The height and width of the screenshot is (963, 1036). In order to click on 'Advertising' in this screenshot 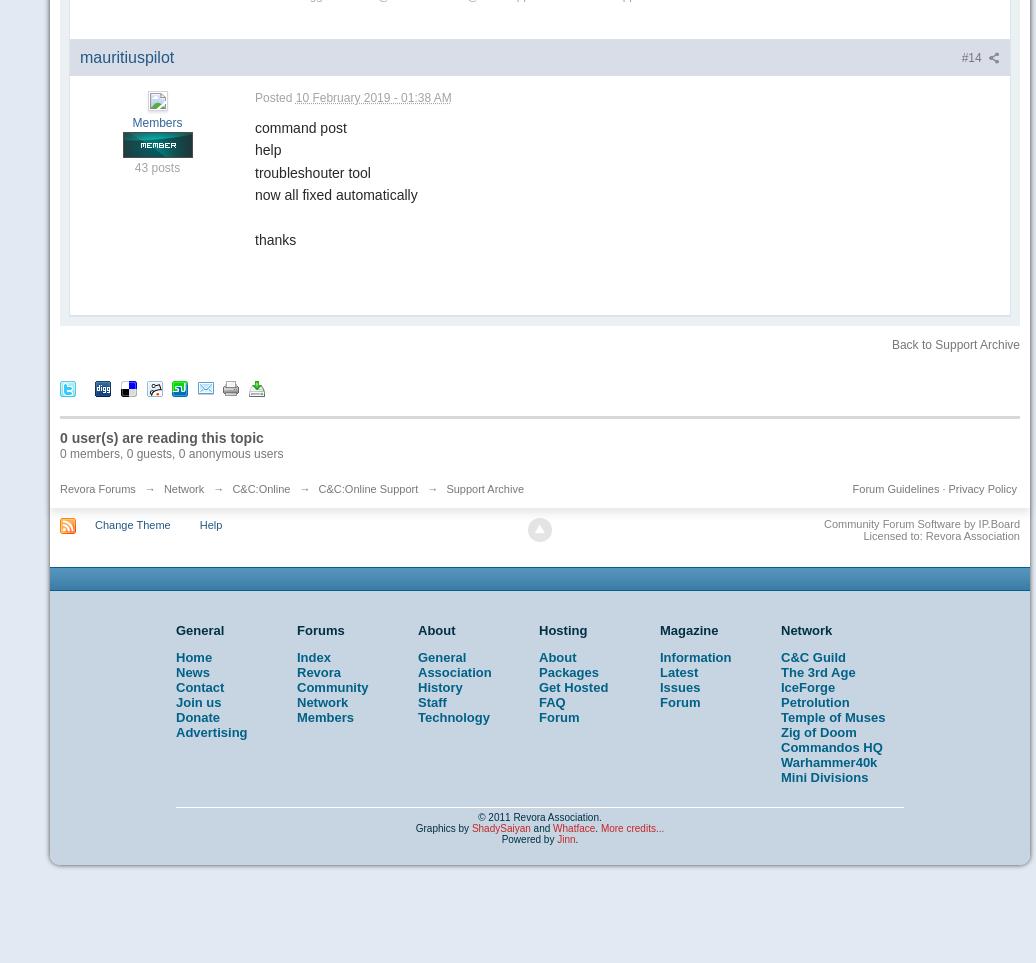, I will do `click(211, 731)`.